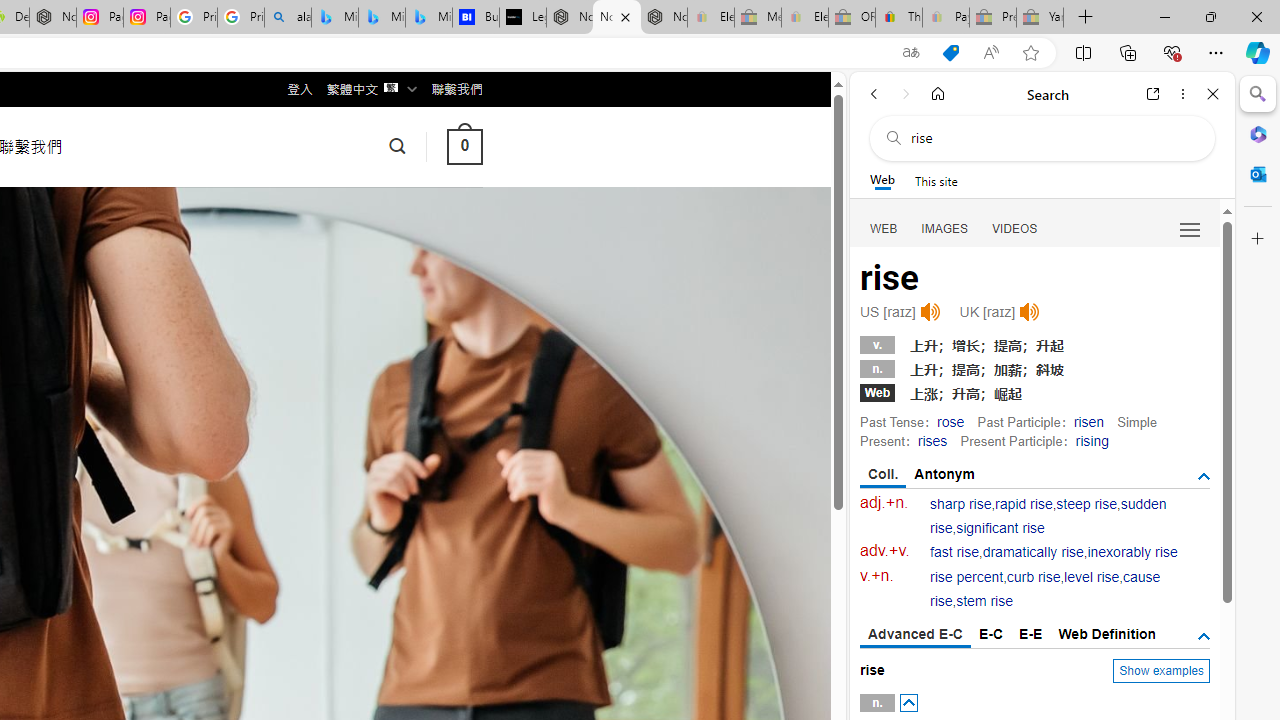 Image resolution: width=1280 pixels, height=720 pixels. I want to click on 'sharp rise', so click(961, 503).